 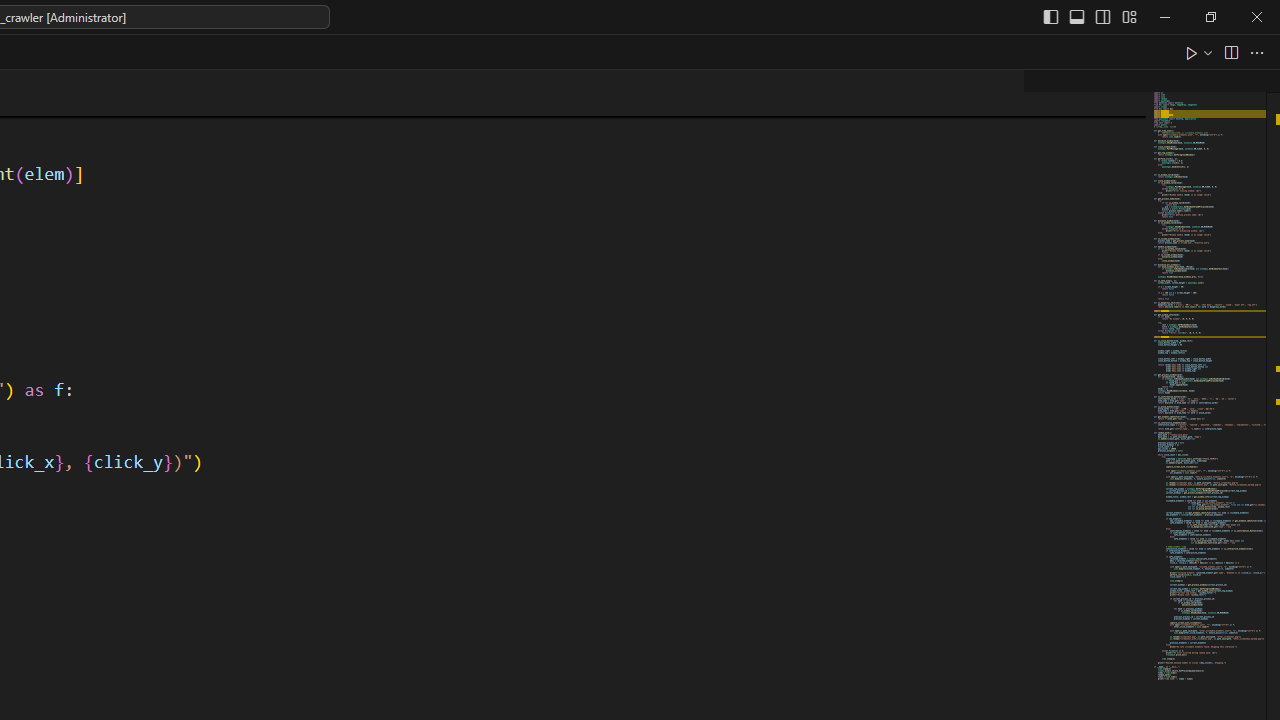 What do you see at coordinates (1225, 51) in the screenshot?
I see `'Editor actions'` at bounding box center [1225, 51].